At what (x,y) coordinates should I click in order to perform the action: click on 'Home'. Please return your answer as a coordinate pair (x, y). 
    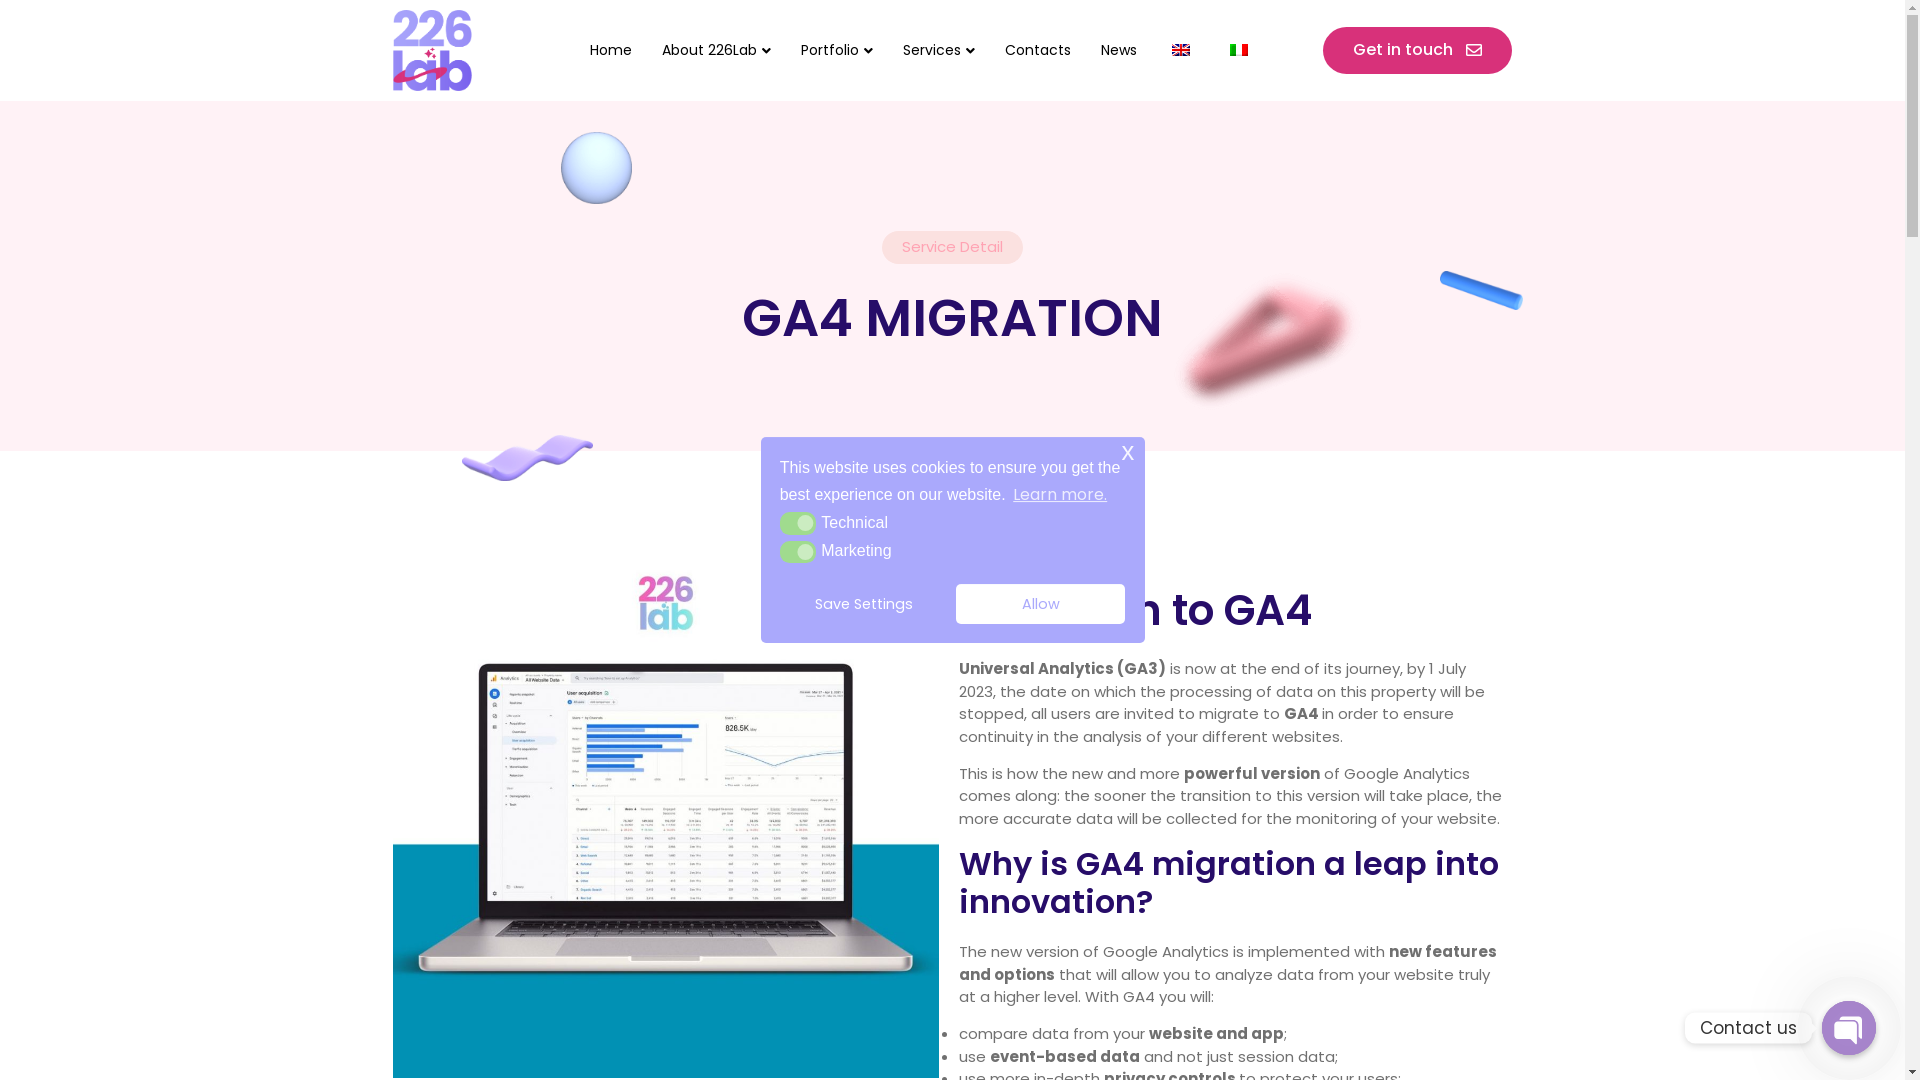
    Looking at the image, I should click on (609, 49).